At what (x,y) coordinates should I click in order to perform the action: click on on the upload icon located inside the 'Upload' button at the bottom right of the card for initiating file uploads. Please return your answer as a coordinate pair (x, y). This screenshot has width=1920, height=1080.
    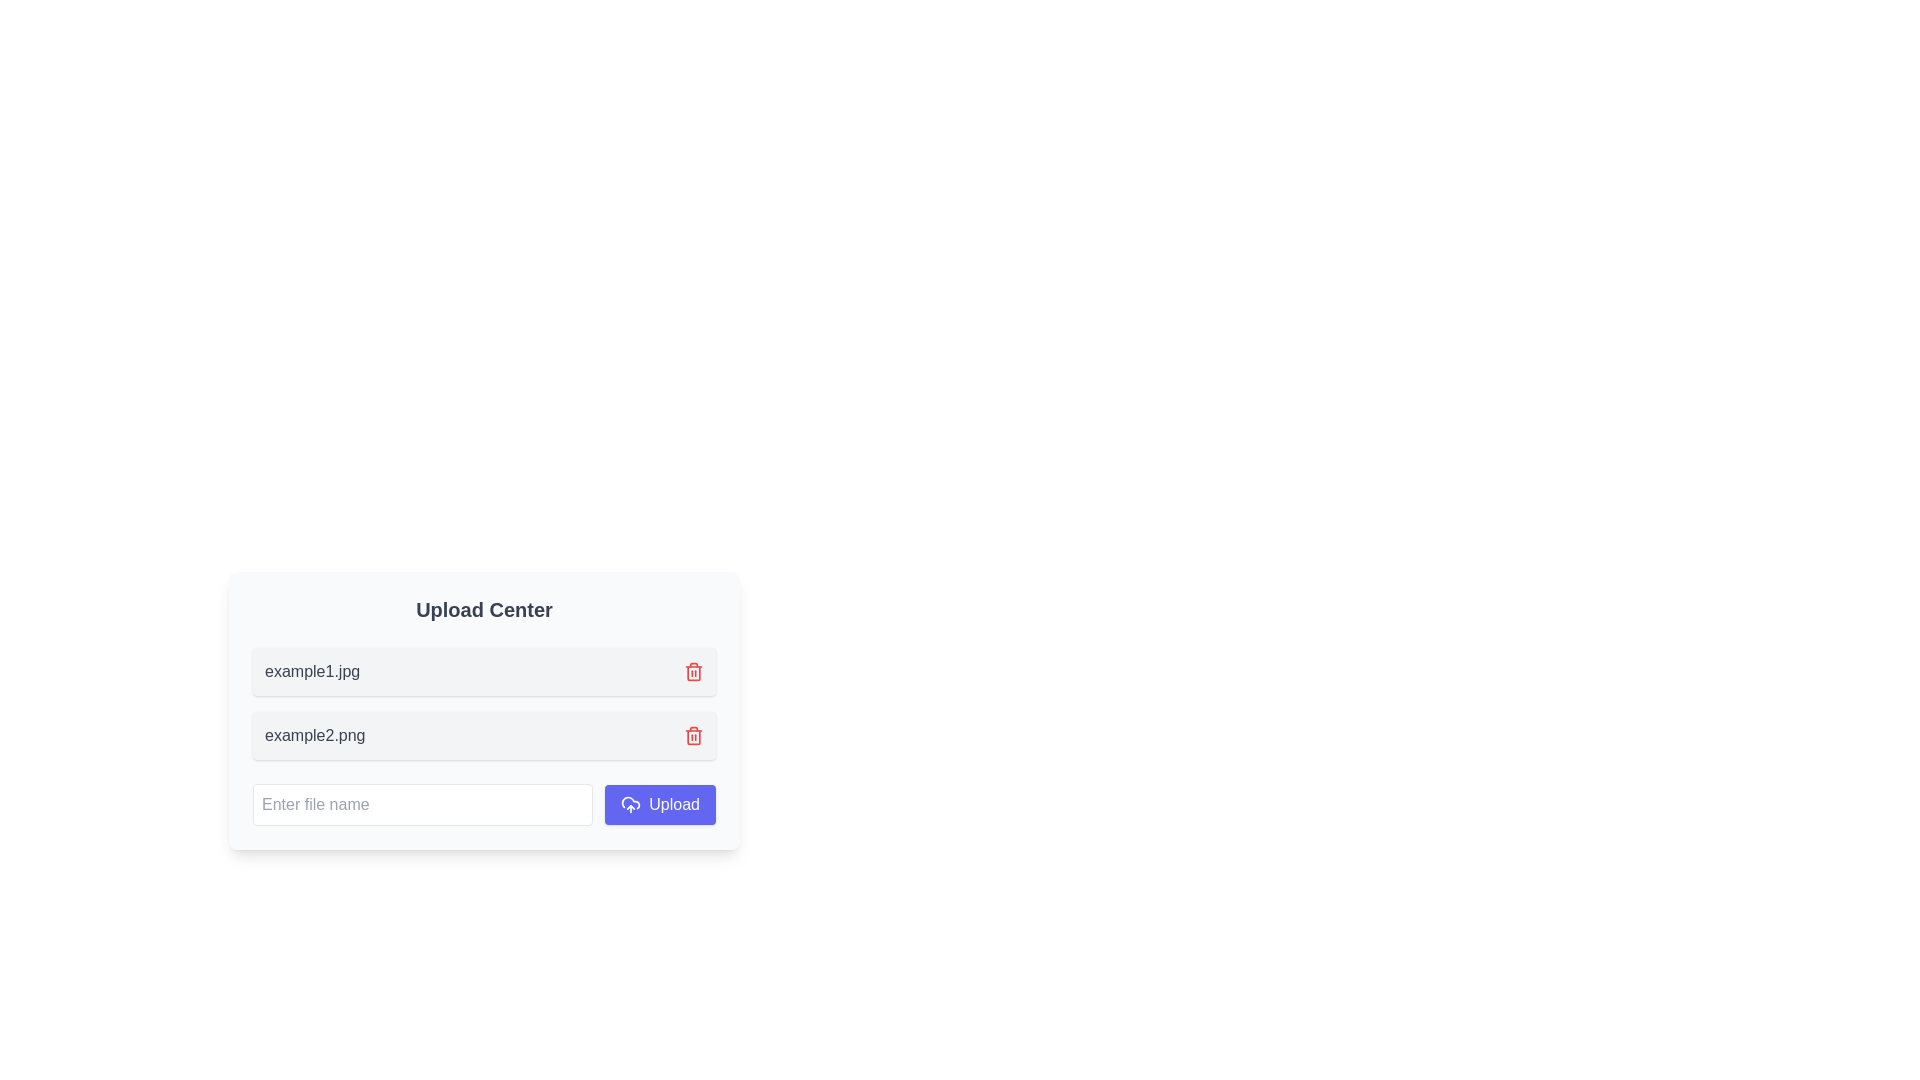
    Looking at the image, I should click on (630, 804).